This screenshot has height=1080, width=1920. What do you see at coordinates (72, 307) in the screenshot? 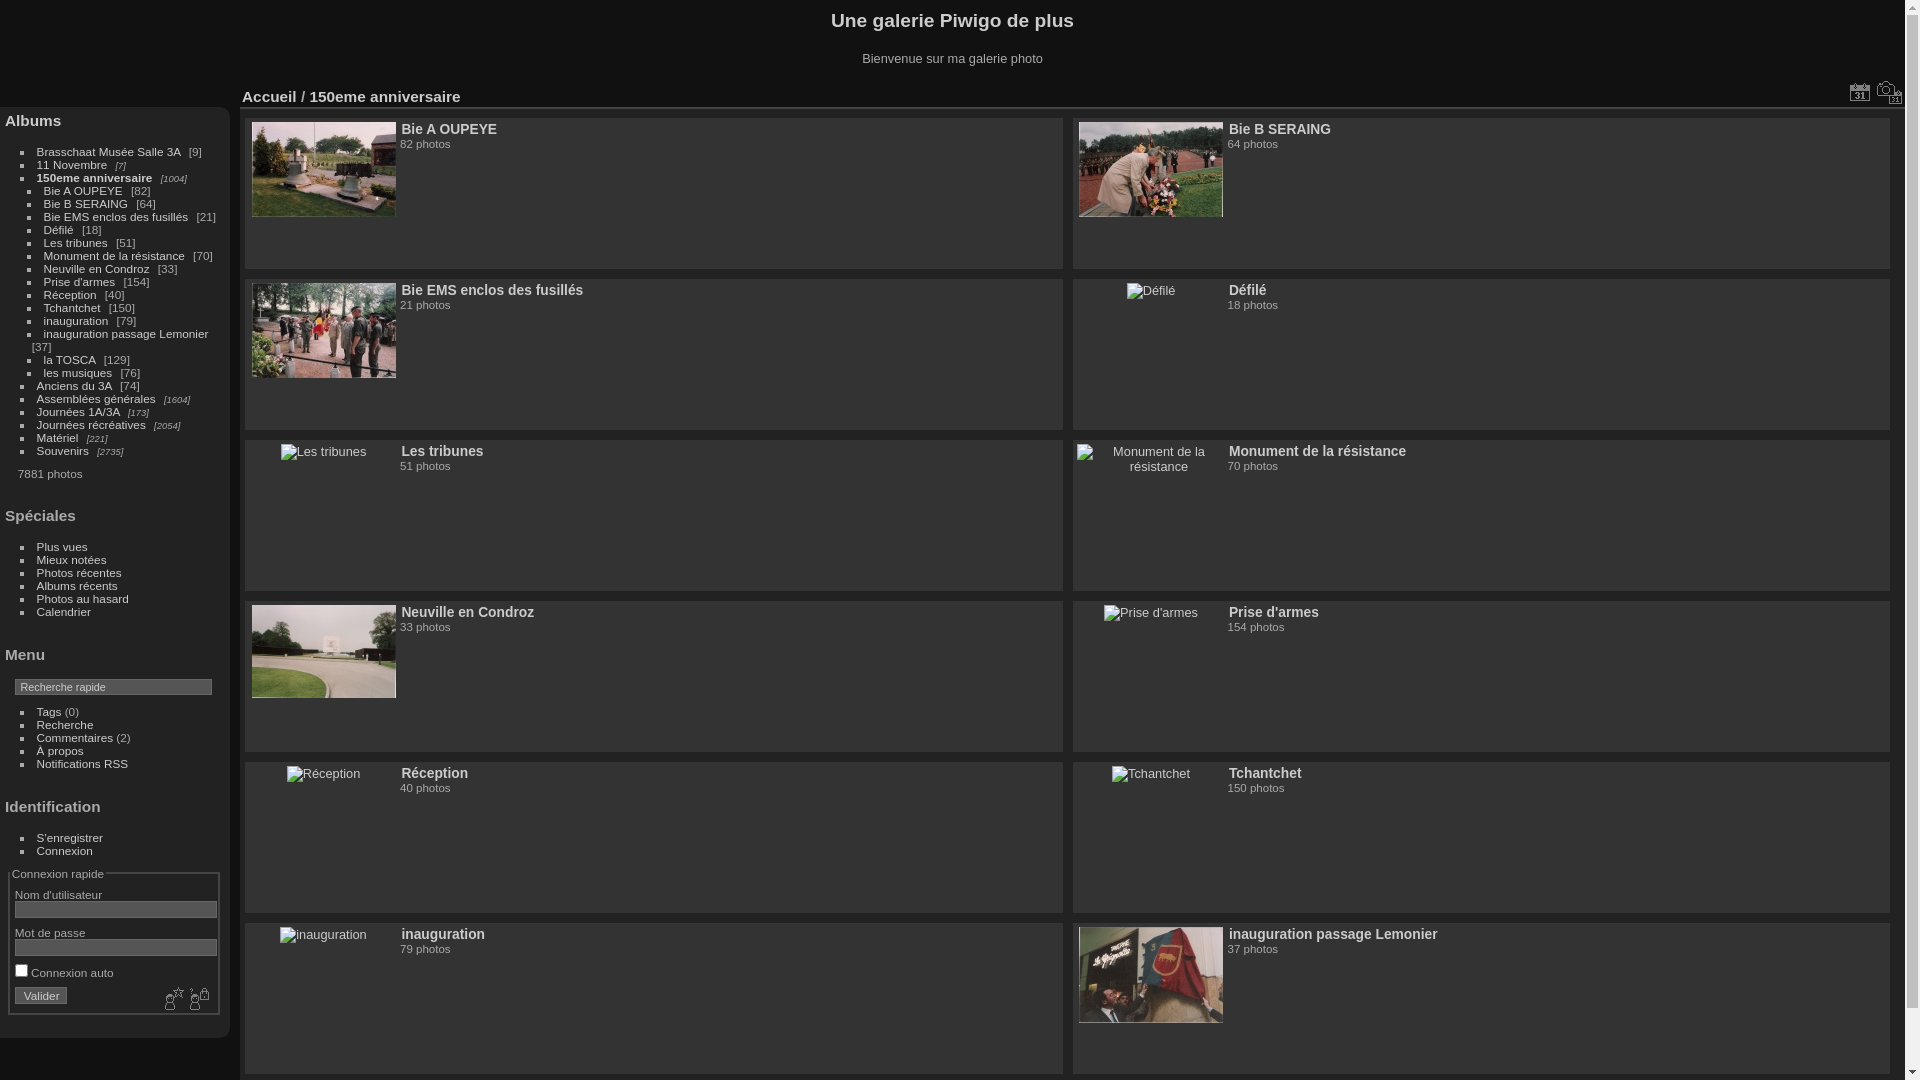
I see `'Tchantchet'` at bounding box center [72, 307].